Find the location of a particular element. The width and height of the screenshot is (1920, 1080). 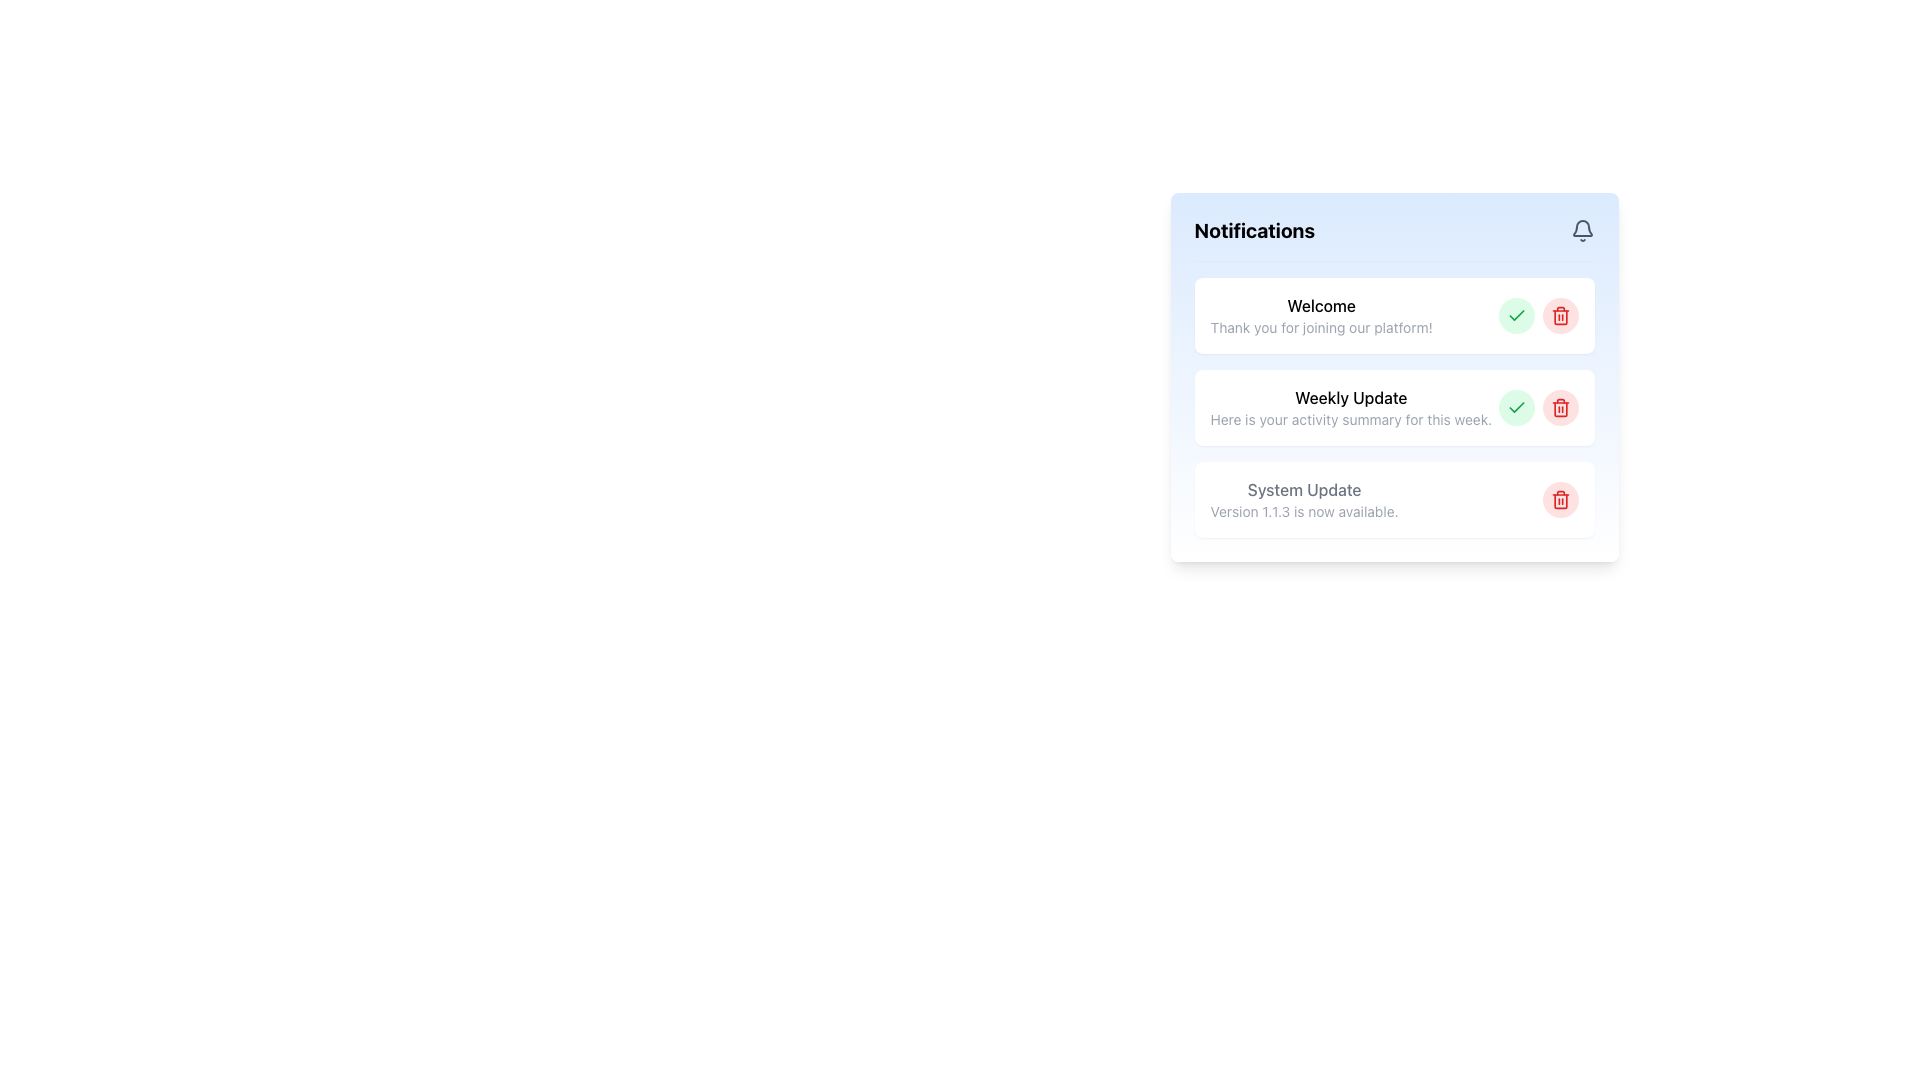

the delete icon located at the rightmost side of the notifications list is located at coordinates (1559, 500).